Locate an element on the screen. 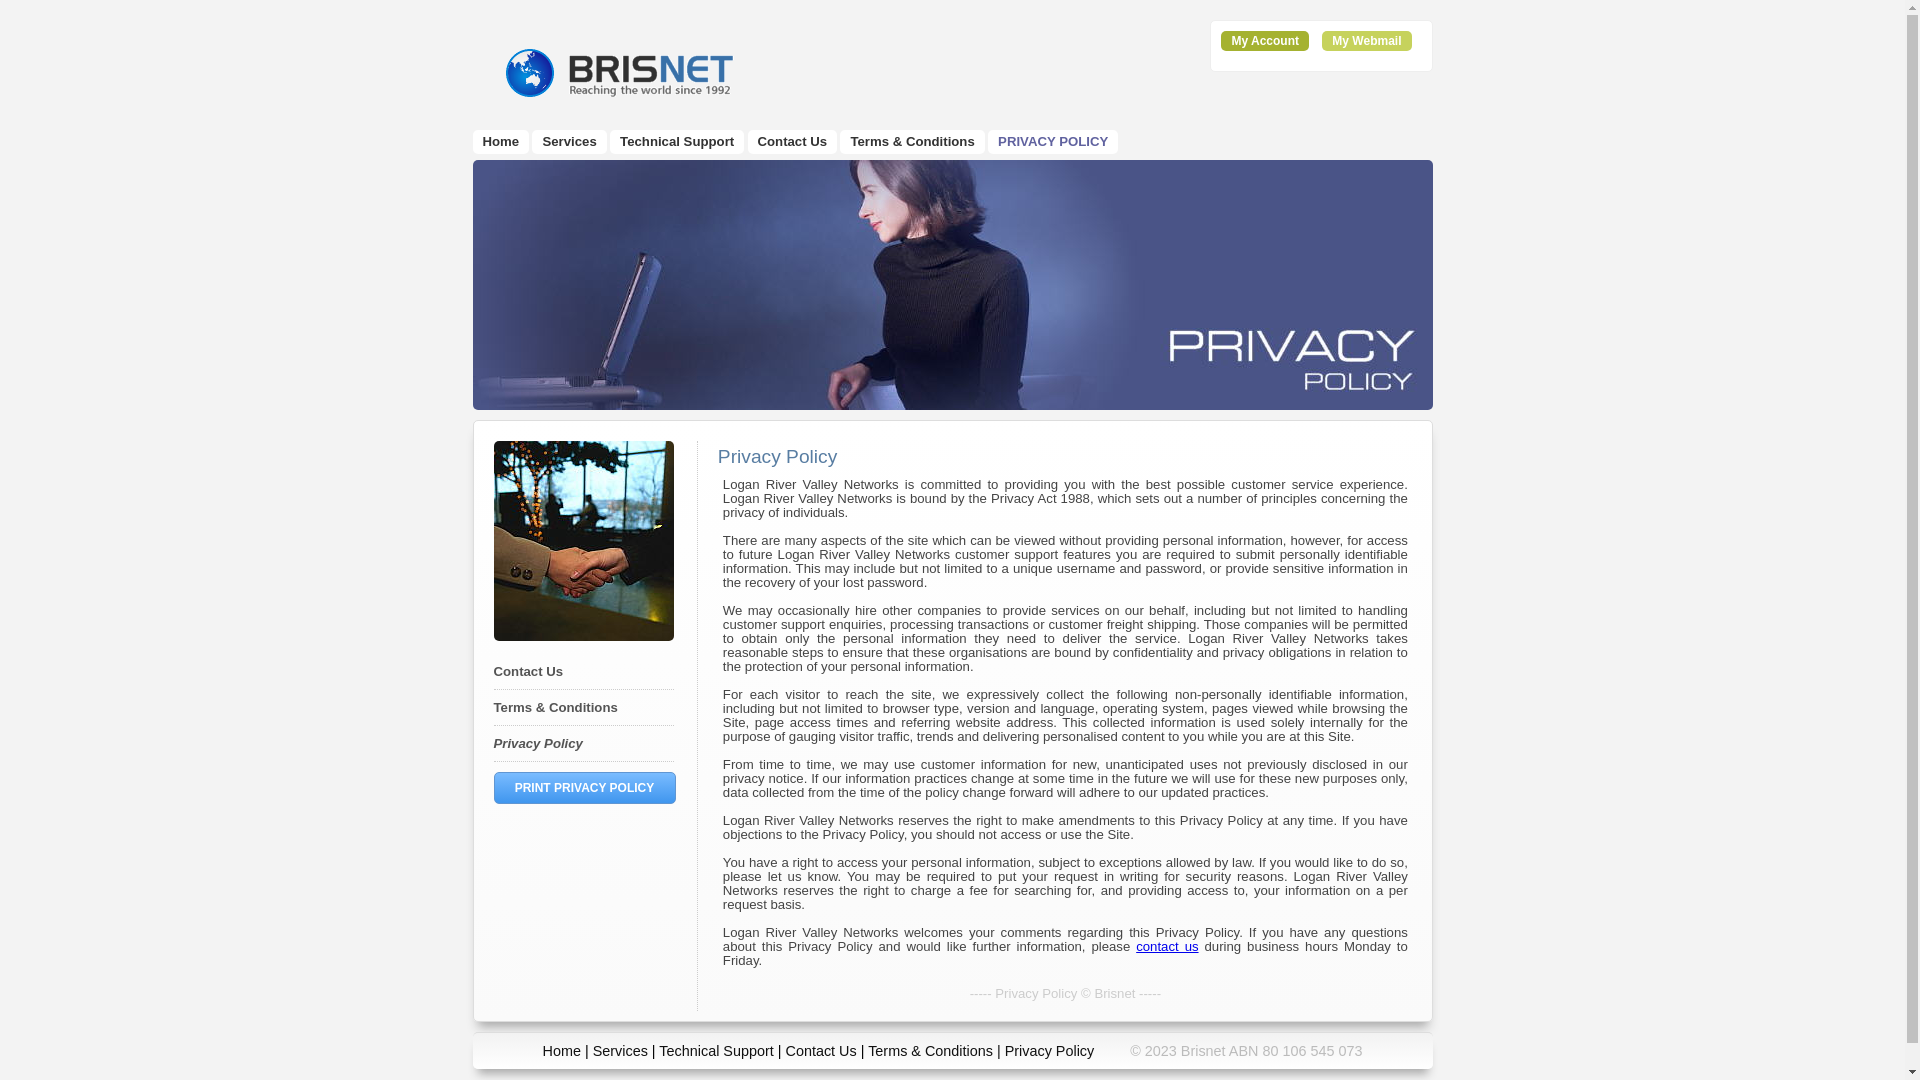 The height and width of the screenshot is (1080, 1920). 'Contact Us' is located at coordinates (821, 1049).